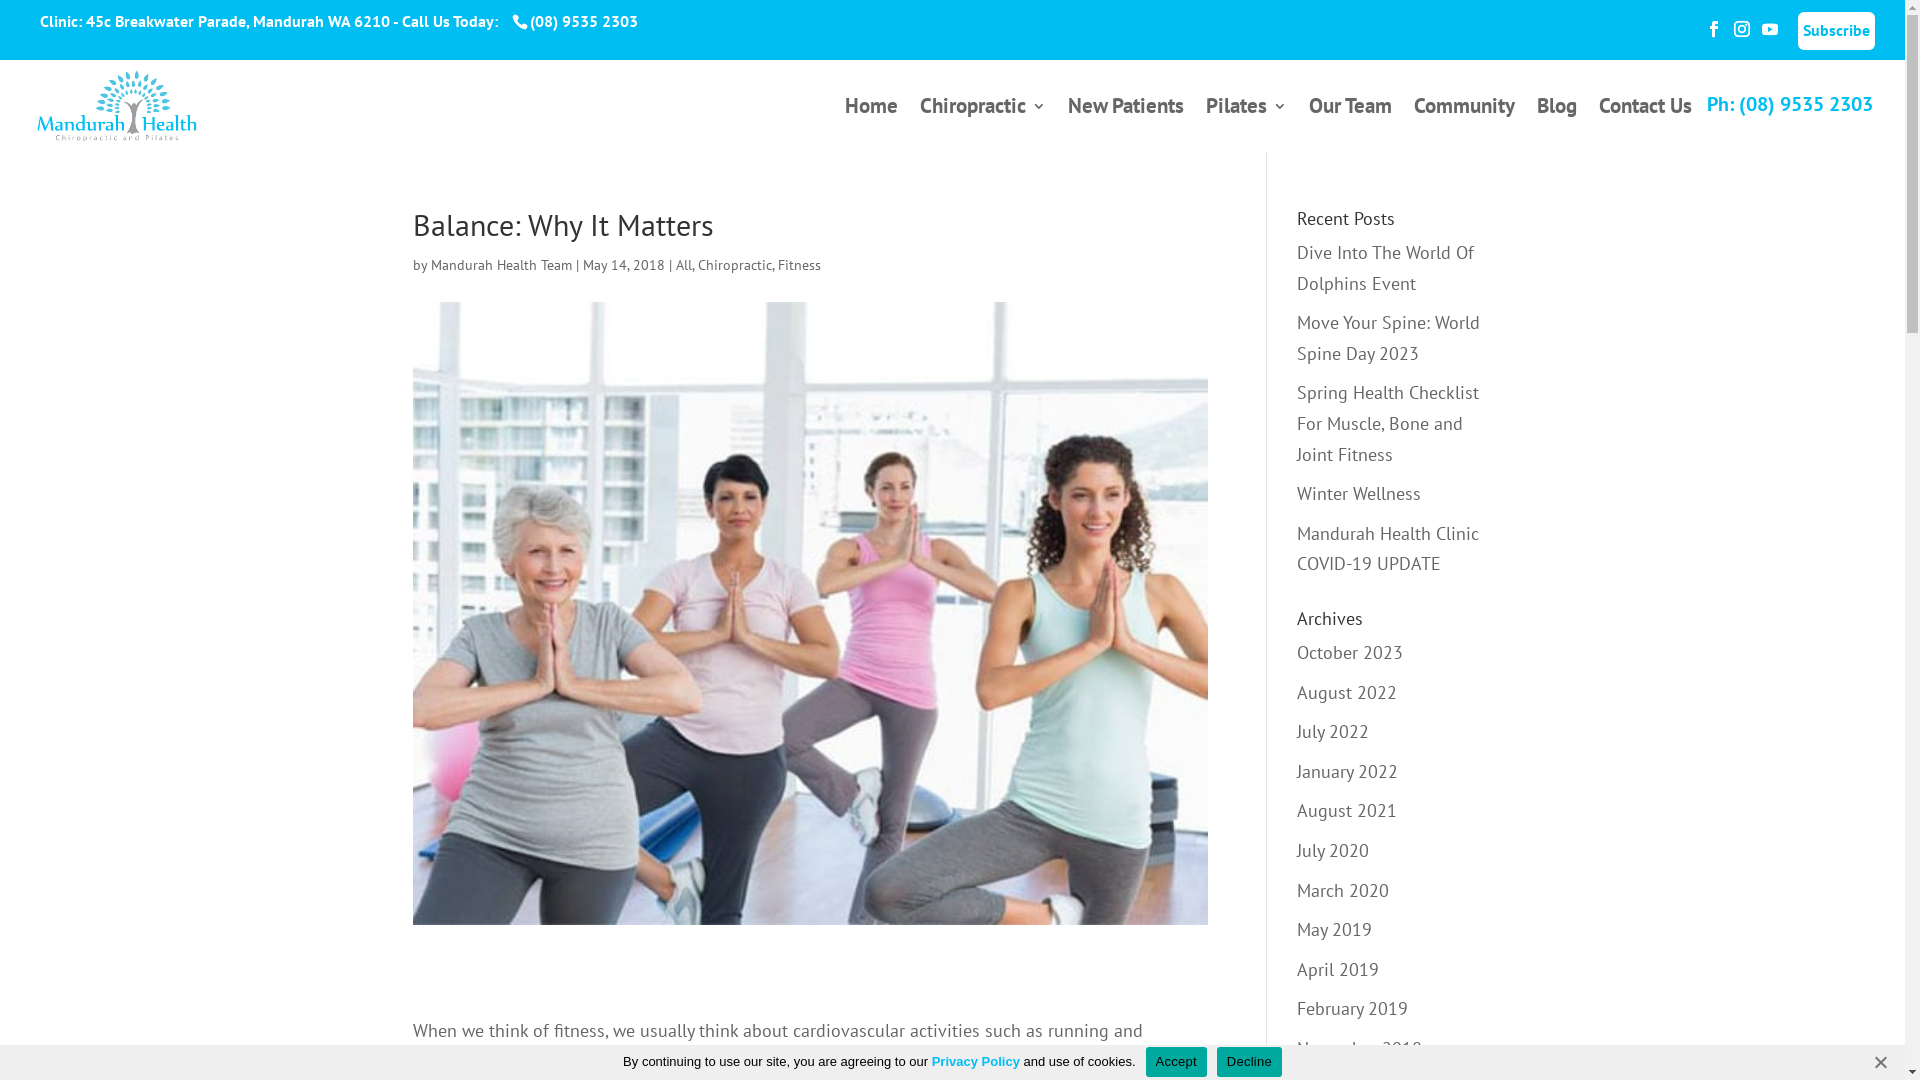 The width and height of the screenshot is (1920, 1080). I want to click on 'Spring Health Checklist For Muscle, Bone and Joint Fitness', so click(1296, 422).